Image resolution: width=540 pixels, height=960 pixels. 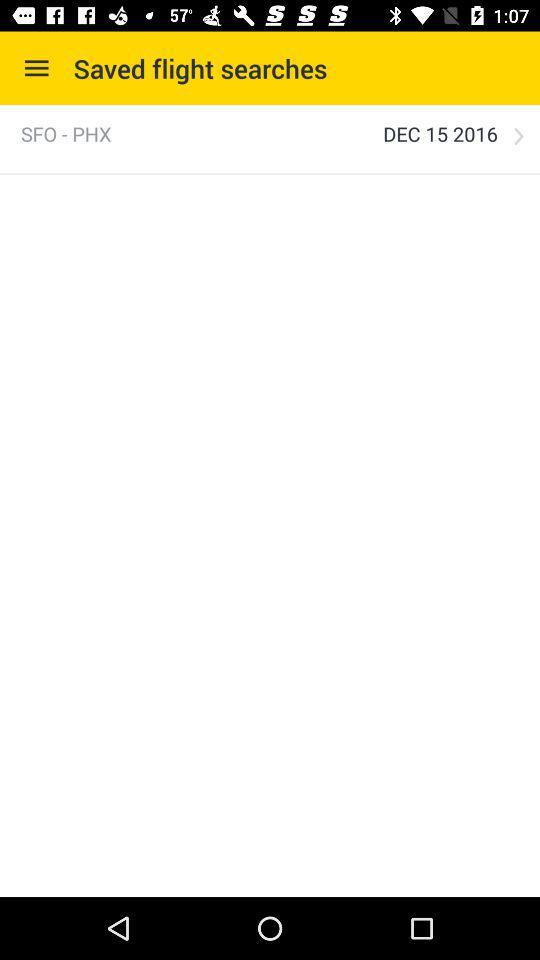 I want to click on the sfo - phx, so click(x=66, y=133).